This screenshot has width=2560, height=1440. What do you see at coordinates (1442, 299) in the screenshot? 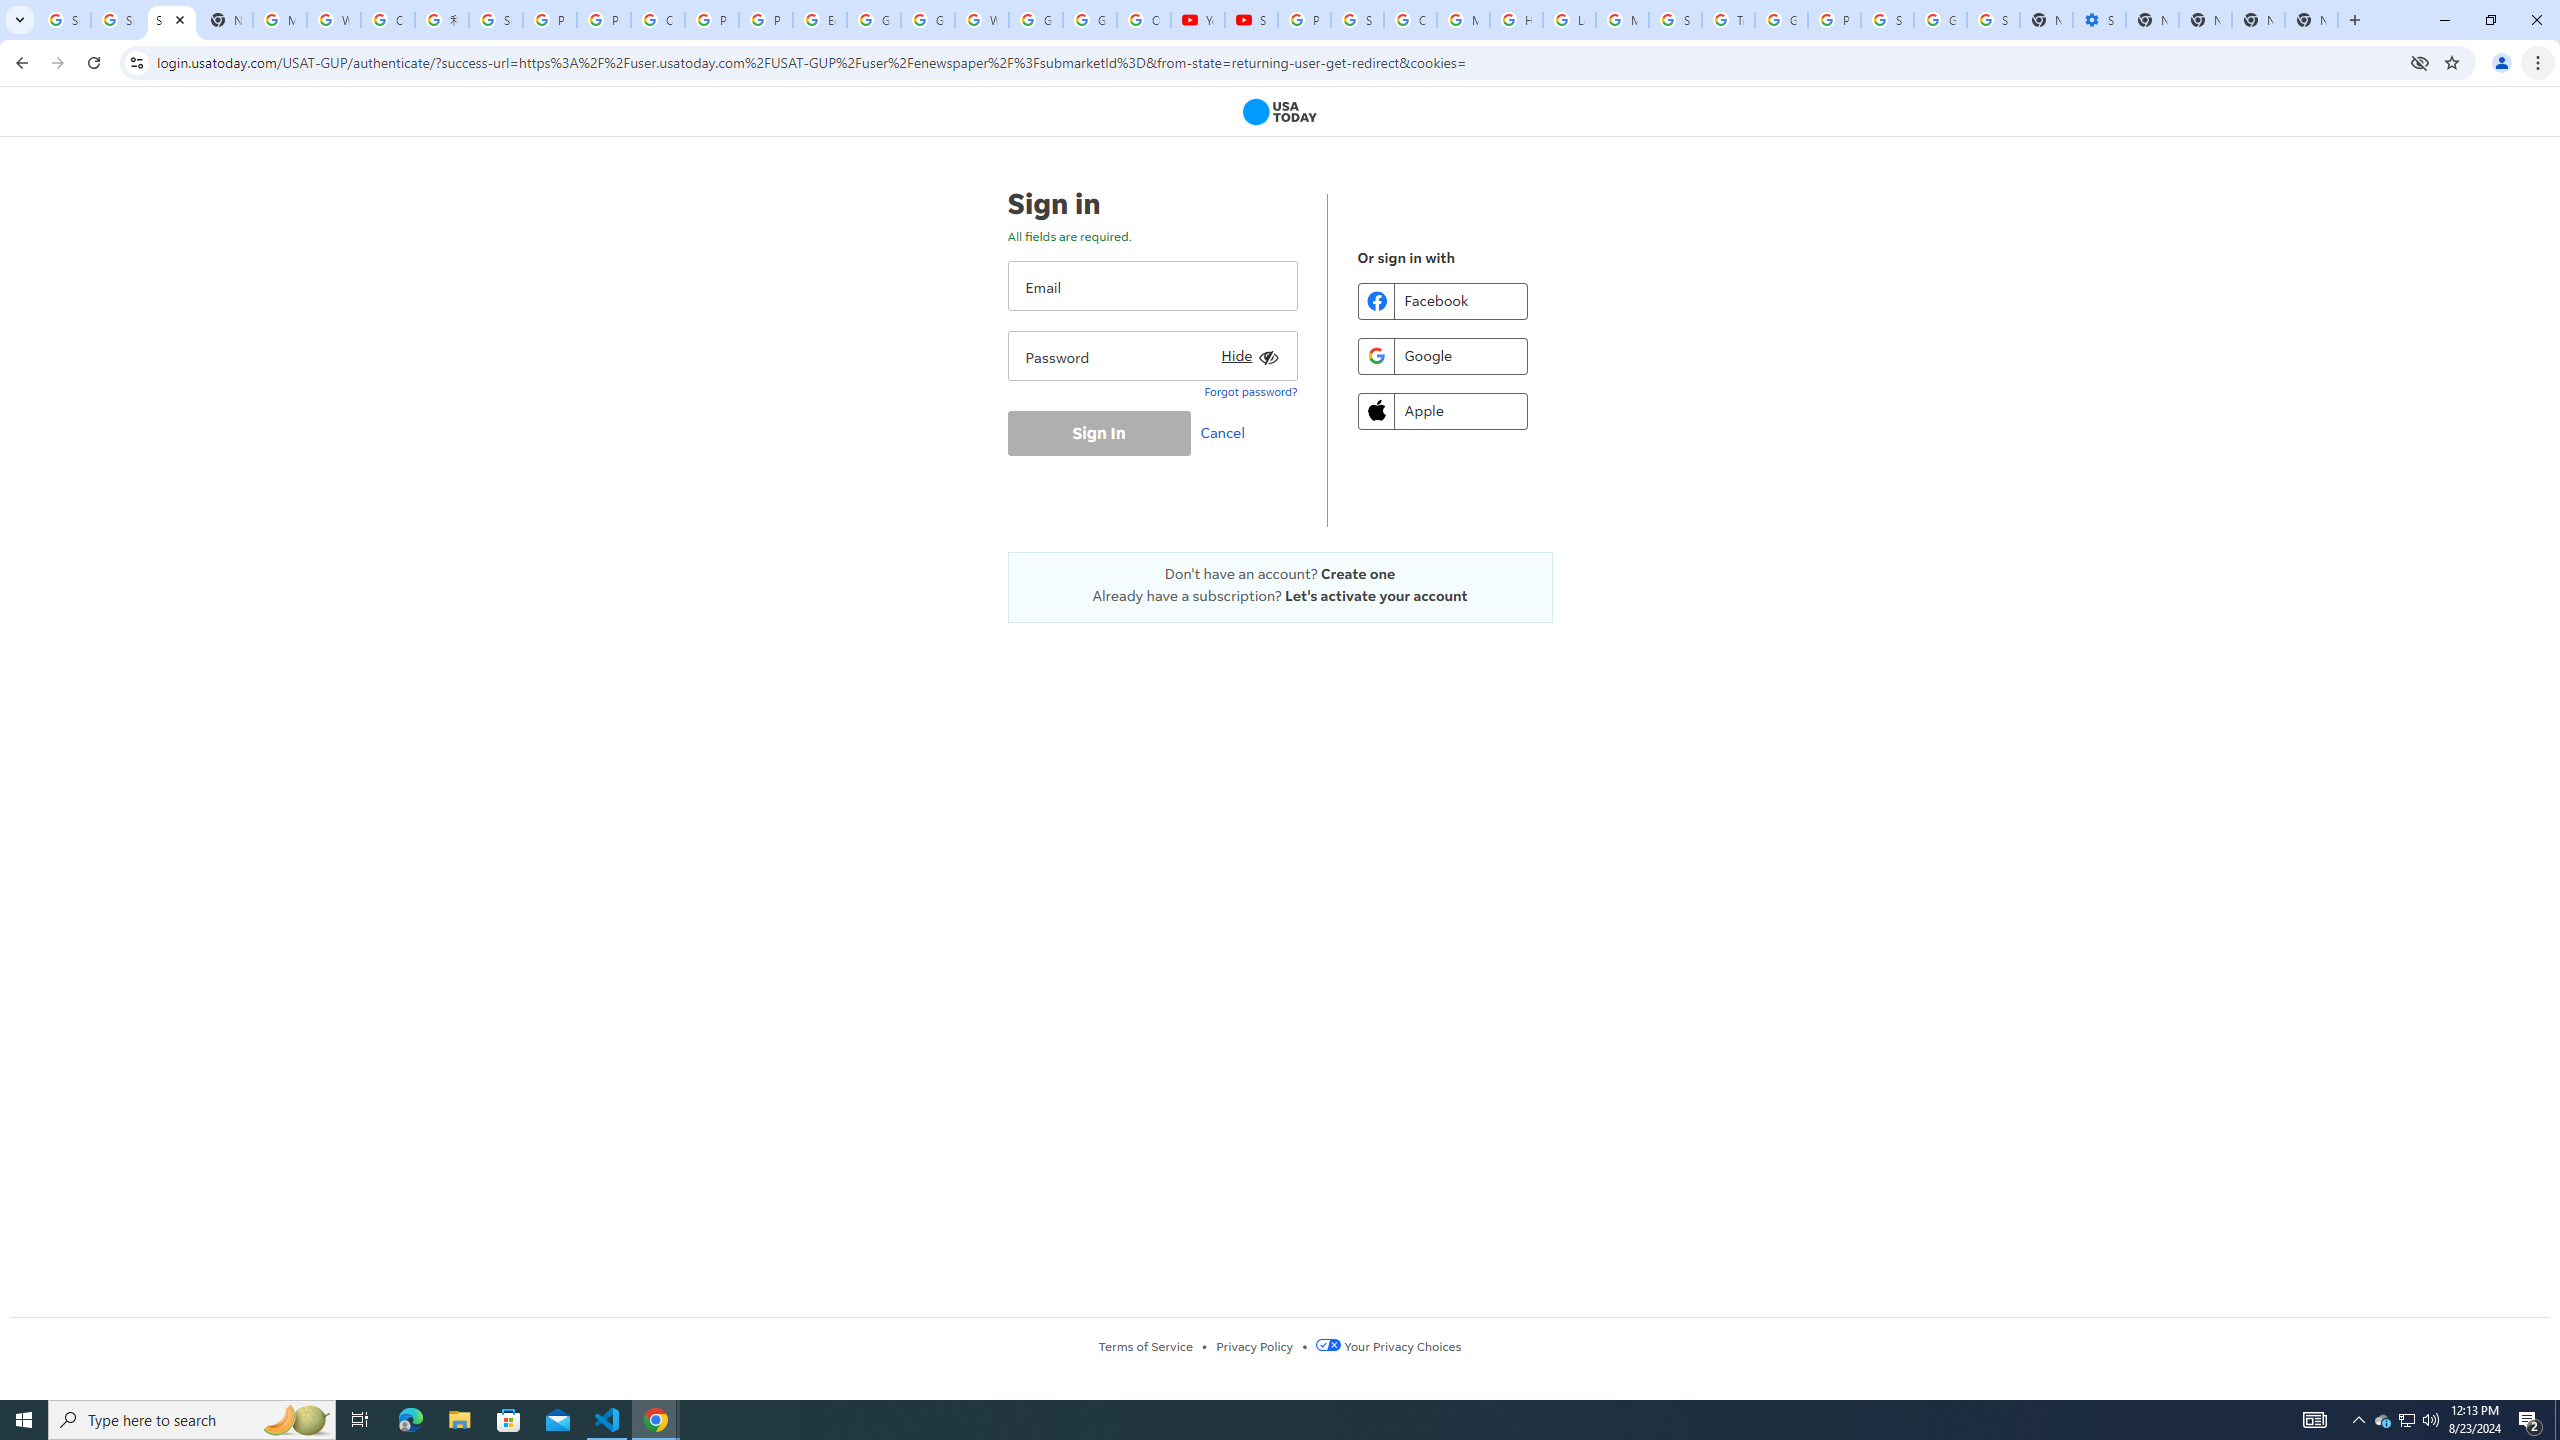
I see `'Facebook'` at bounding box center [1442, 299].